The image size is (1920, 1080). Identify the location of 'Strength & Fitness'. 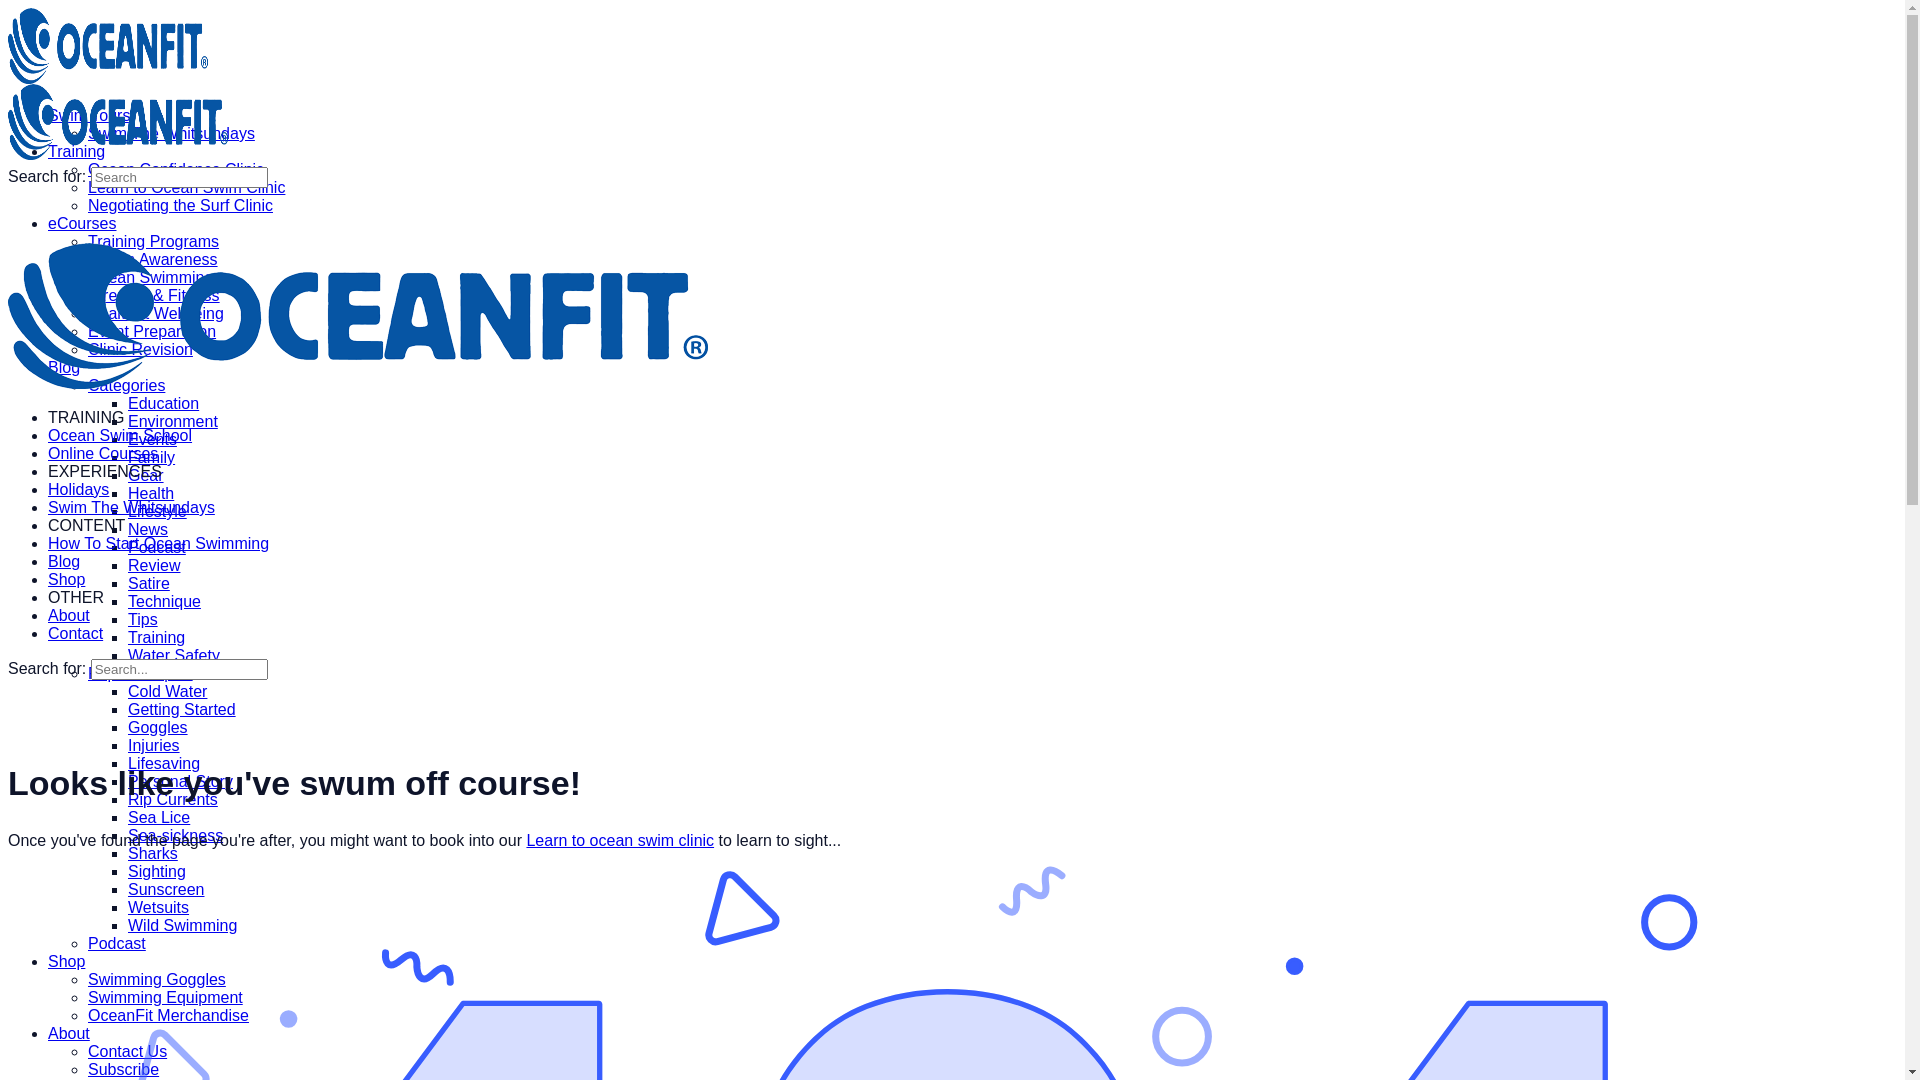
(152, 295).